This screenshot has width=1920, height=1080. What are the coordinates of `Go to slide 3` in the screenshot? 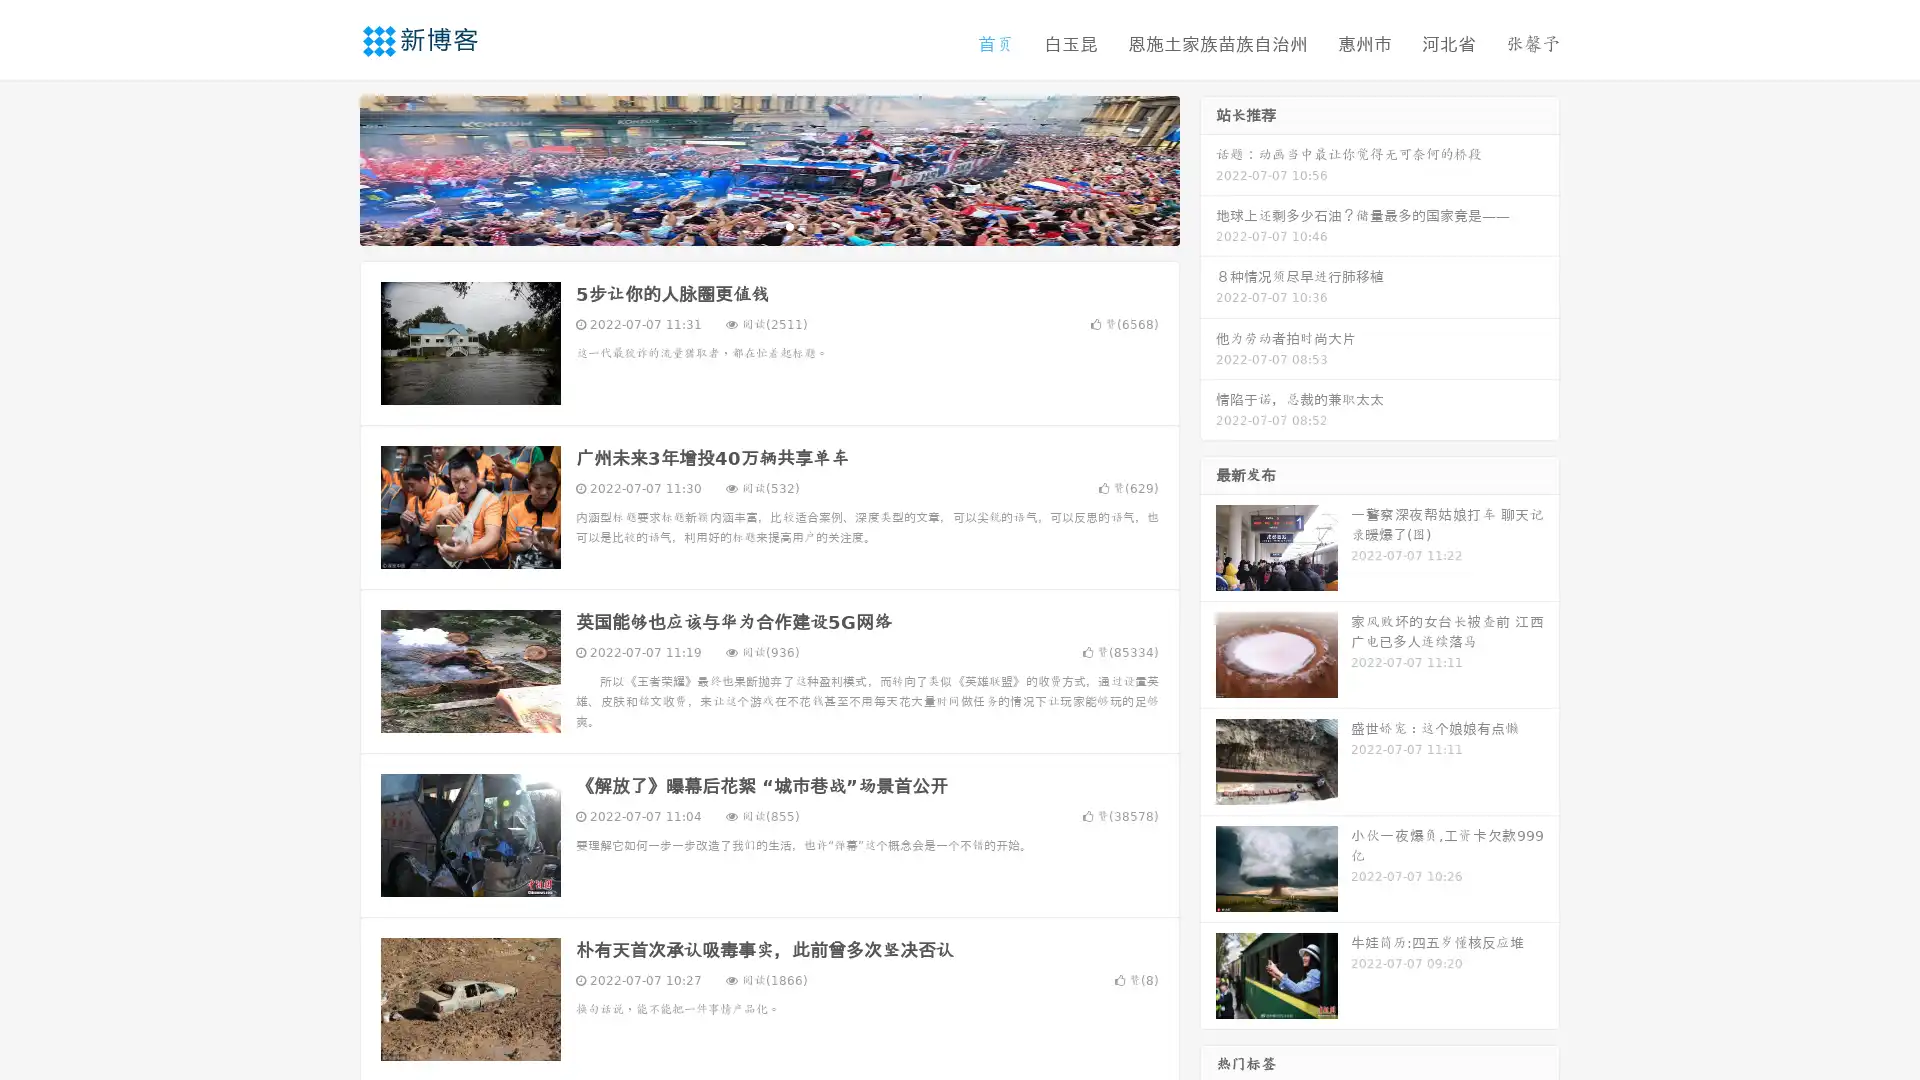 It's located at (789, 225).